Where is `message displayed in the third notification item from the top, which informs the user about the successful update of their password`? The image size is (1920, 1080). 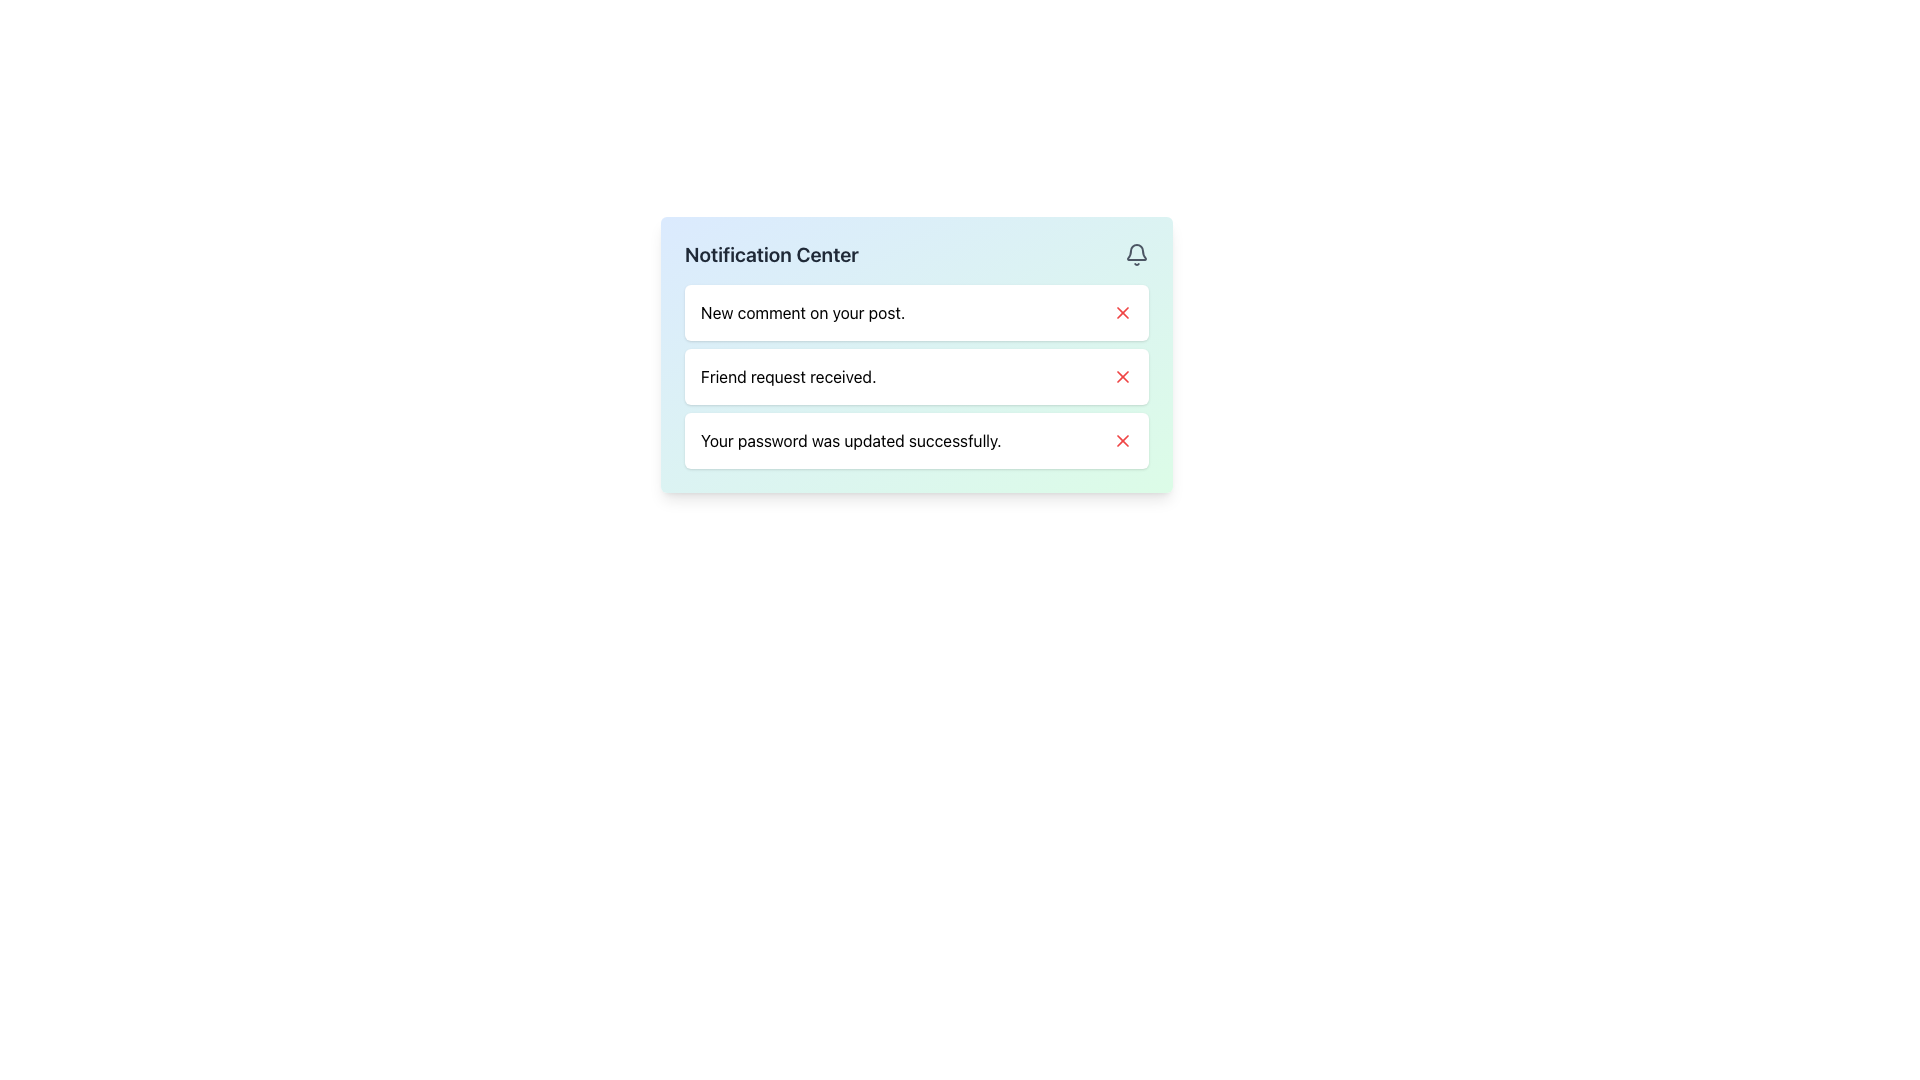 message displayed in the third notification item from the top, which informs the user about the successful update of their password is located at coordinates (851, 439).